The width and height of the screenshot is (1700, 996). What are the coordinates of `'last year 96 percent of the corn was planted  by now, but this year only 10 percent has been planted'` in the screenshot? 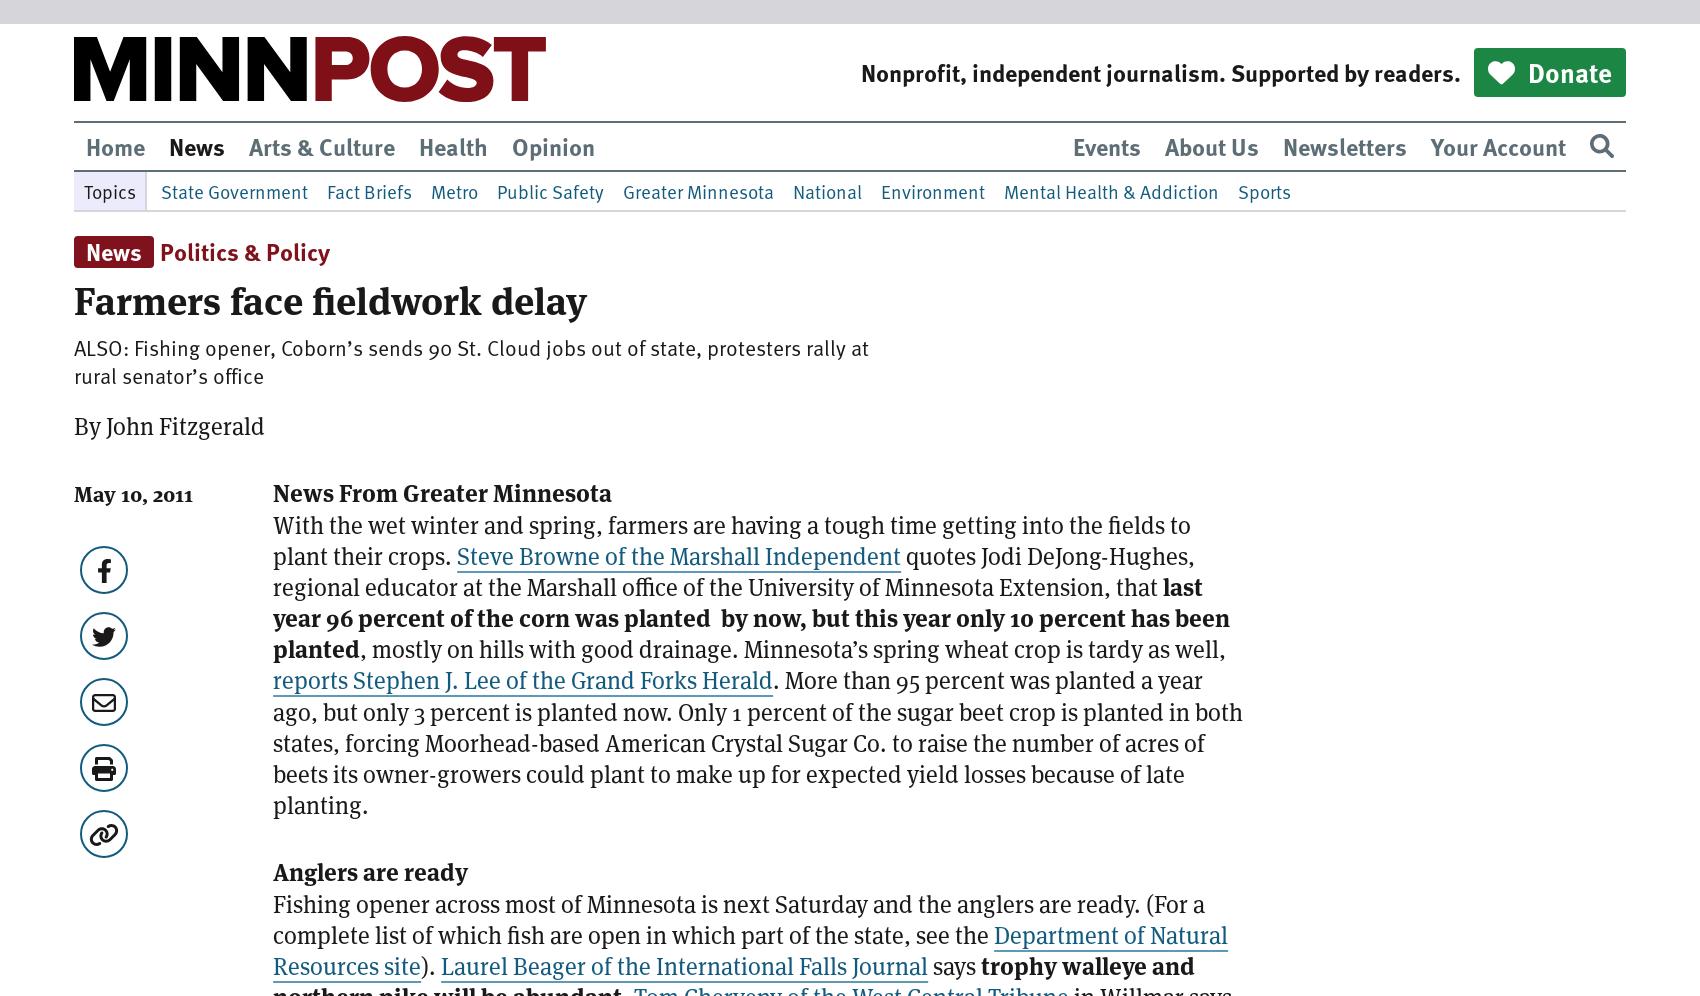 It's located at (750, 618).